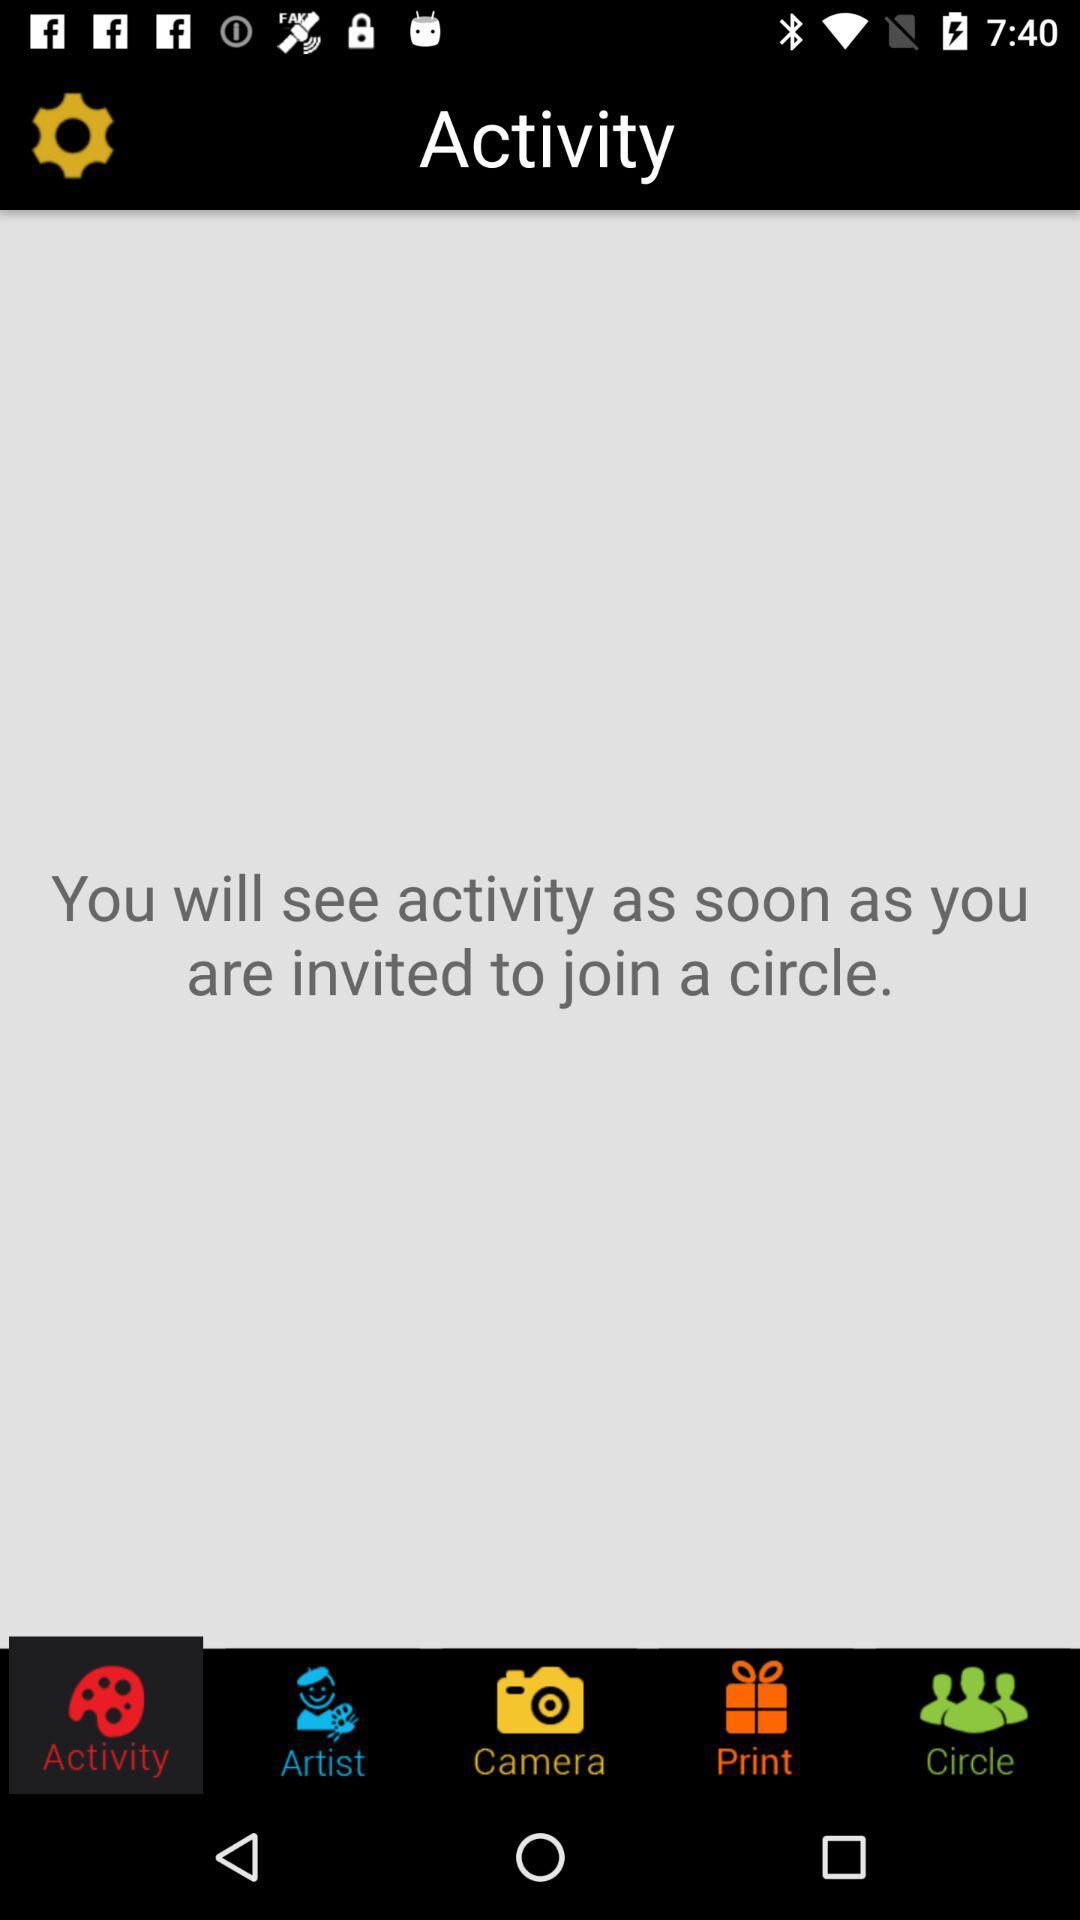 This screenshot has height=1920, width=1080. I want to click on the item at the top left corner, so click(72, 135).